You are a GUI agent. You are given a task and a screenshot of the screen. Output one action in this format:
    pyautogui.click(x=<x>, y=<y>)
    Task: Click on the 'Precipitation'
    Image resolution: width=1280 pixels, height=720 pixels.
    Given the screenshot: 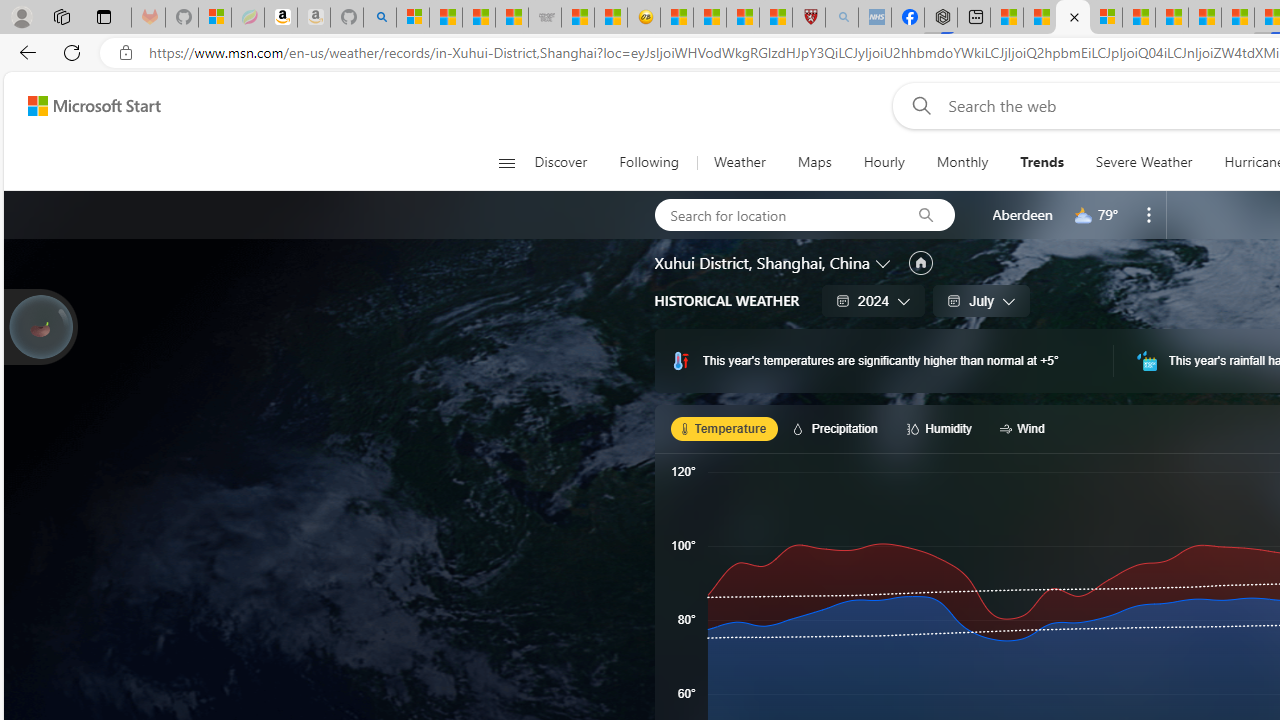 What is the action you would take?
    pyautogui.click(x=838, y=427)
    